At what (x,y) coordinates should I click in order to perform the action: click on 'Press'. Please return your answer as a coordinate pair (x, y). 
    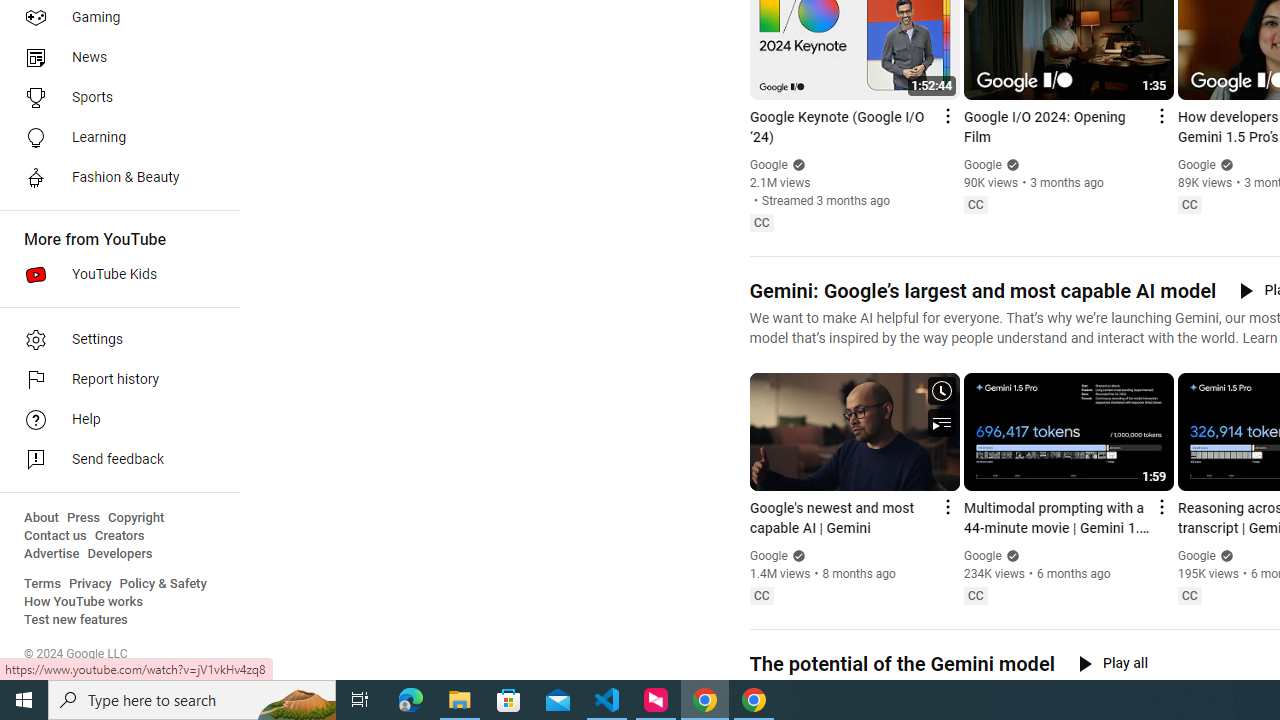
    Looking at the image, I should click on (82, 517).